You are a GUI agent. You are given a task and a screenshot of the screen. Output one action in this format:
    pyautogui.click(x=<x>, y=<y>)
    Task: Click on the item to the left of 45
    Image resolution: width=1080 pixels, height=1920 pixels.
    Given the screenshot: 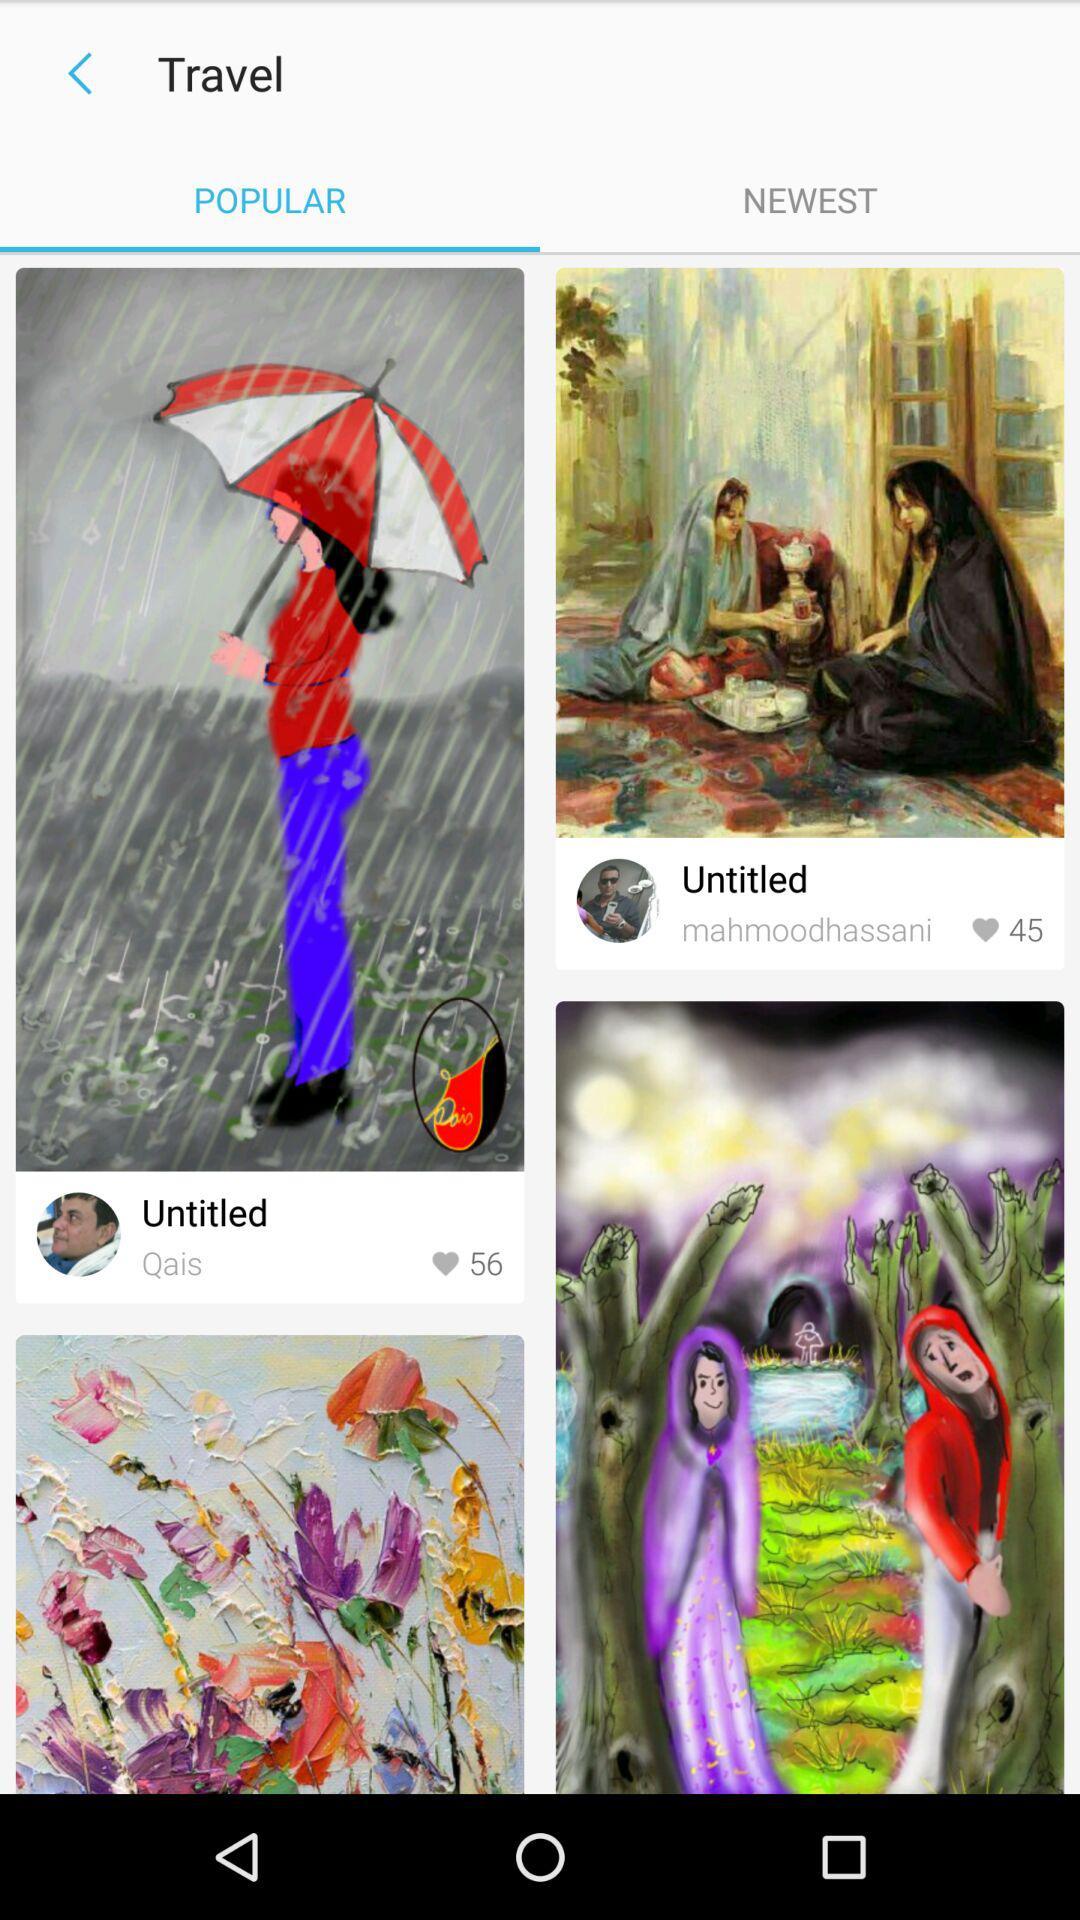 What is the action you would take?
    pyautogui.click(x=821, y=929)
    